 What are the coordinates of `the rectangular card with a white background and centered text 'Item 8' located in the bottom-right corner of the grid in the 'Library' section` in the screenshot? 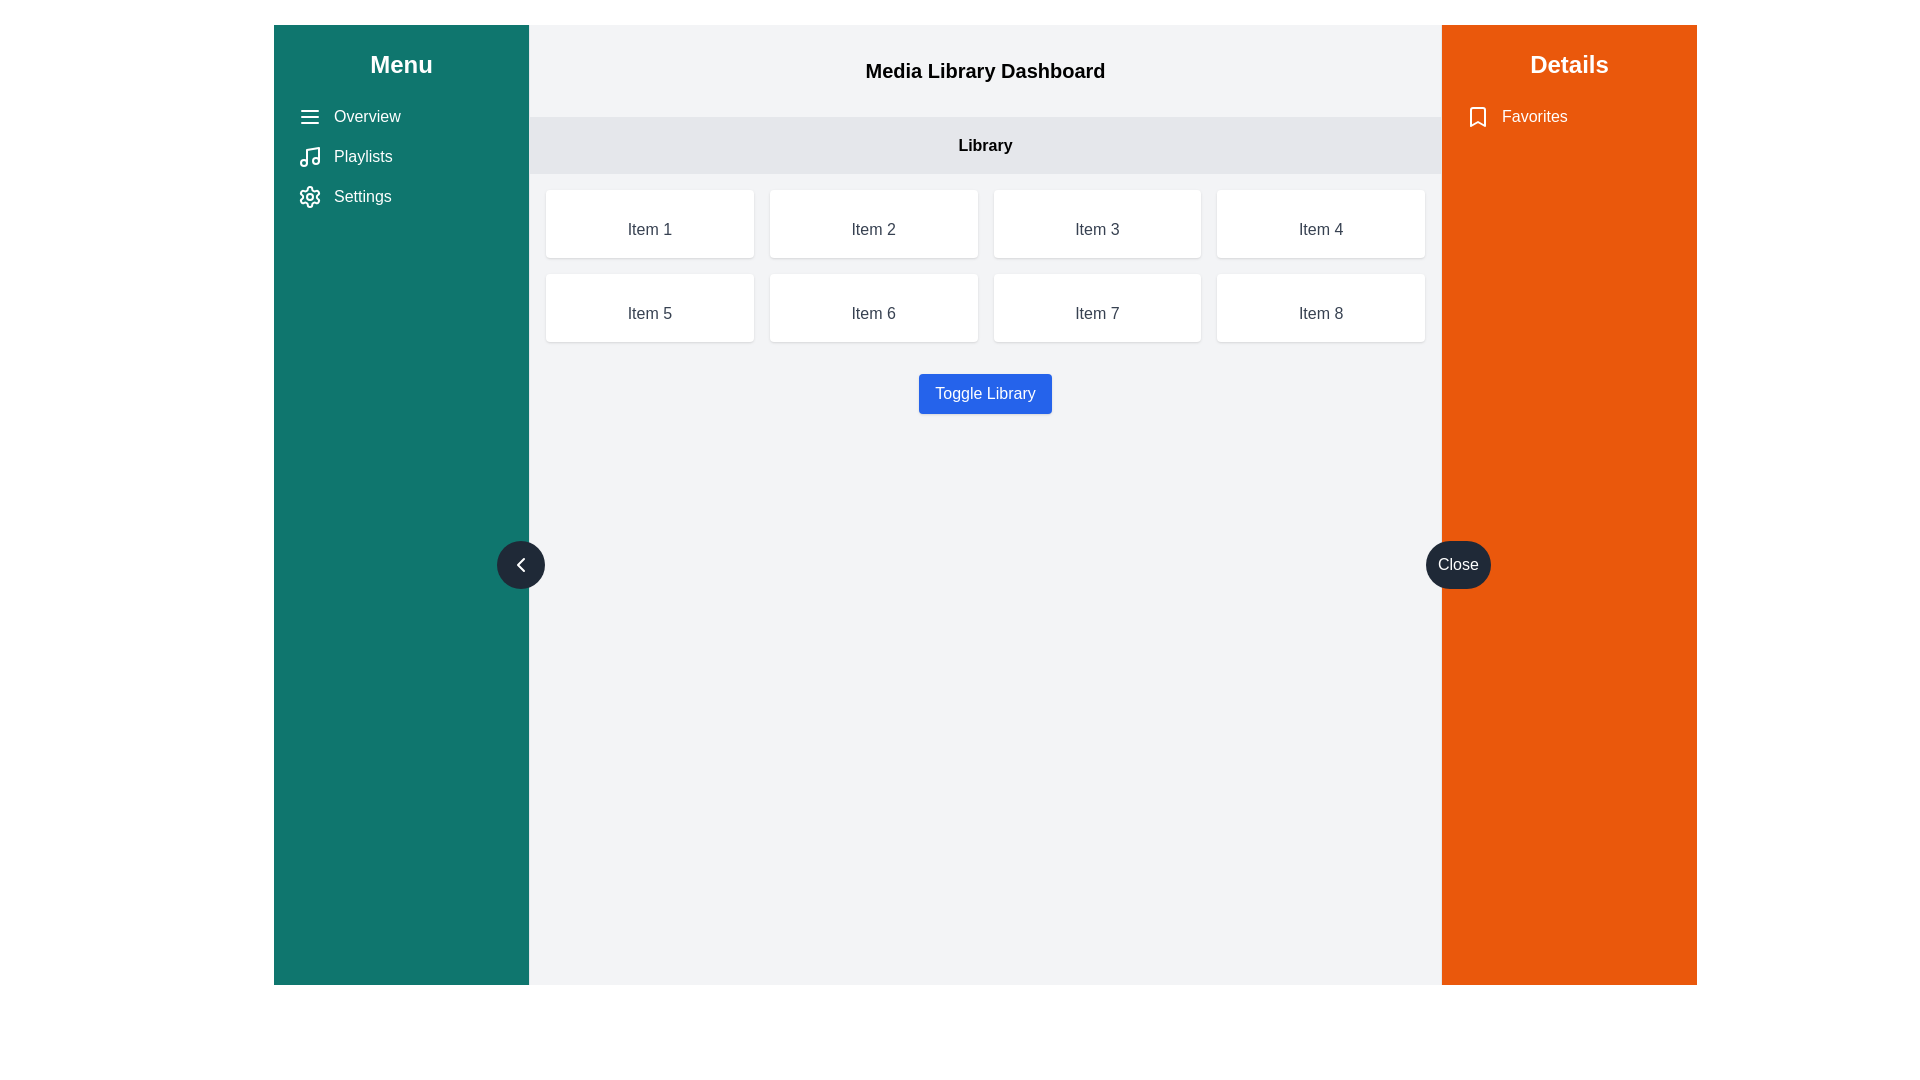 It's located at (1321, 308).